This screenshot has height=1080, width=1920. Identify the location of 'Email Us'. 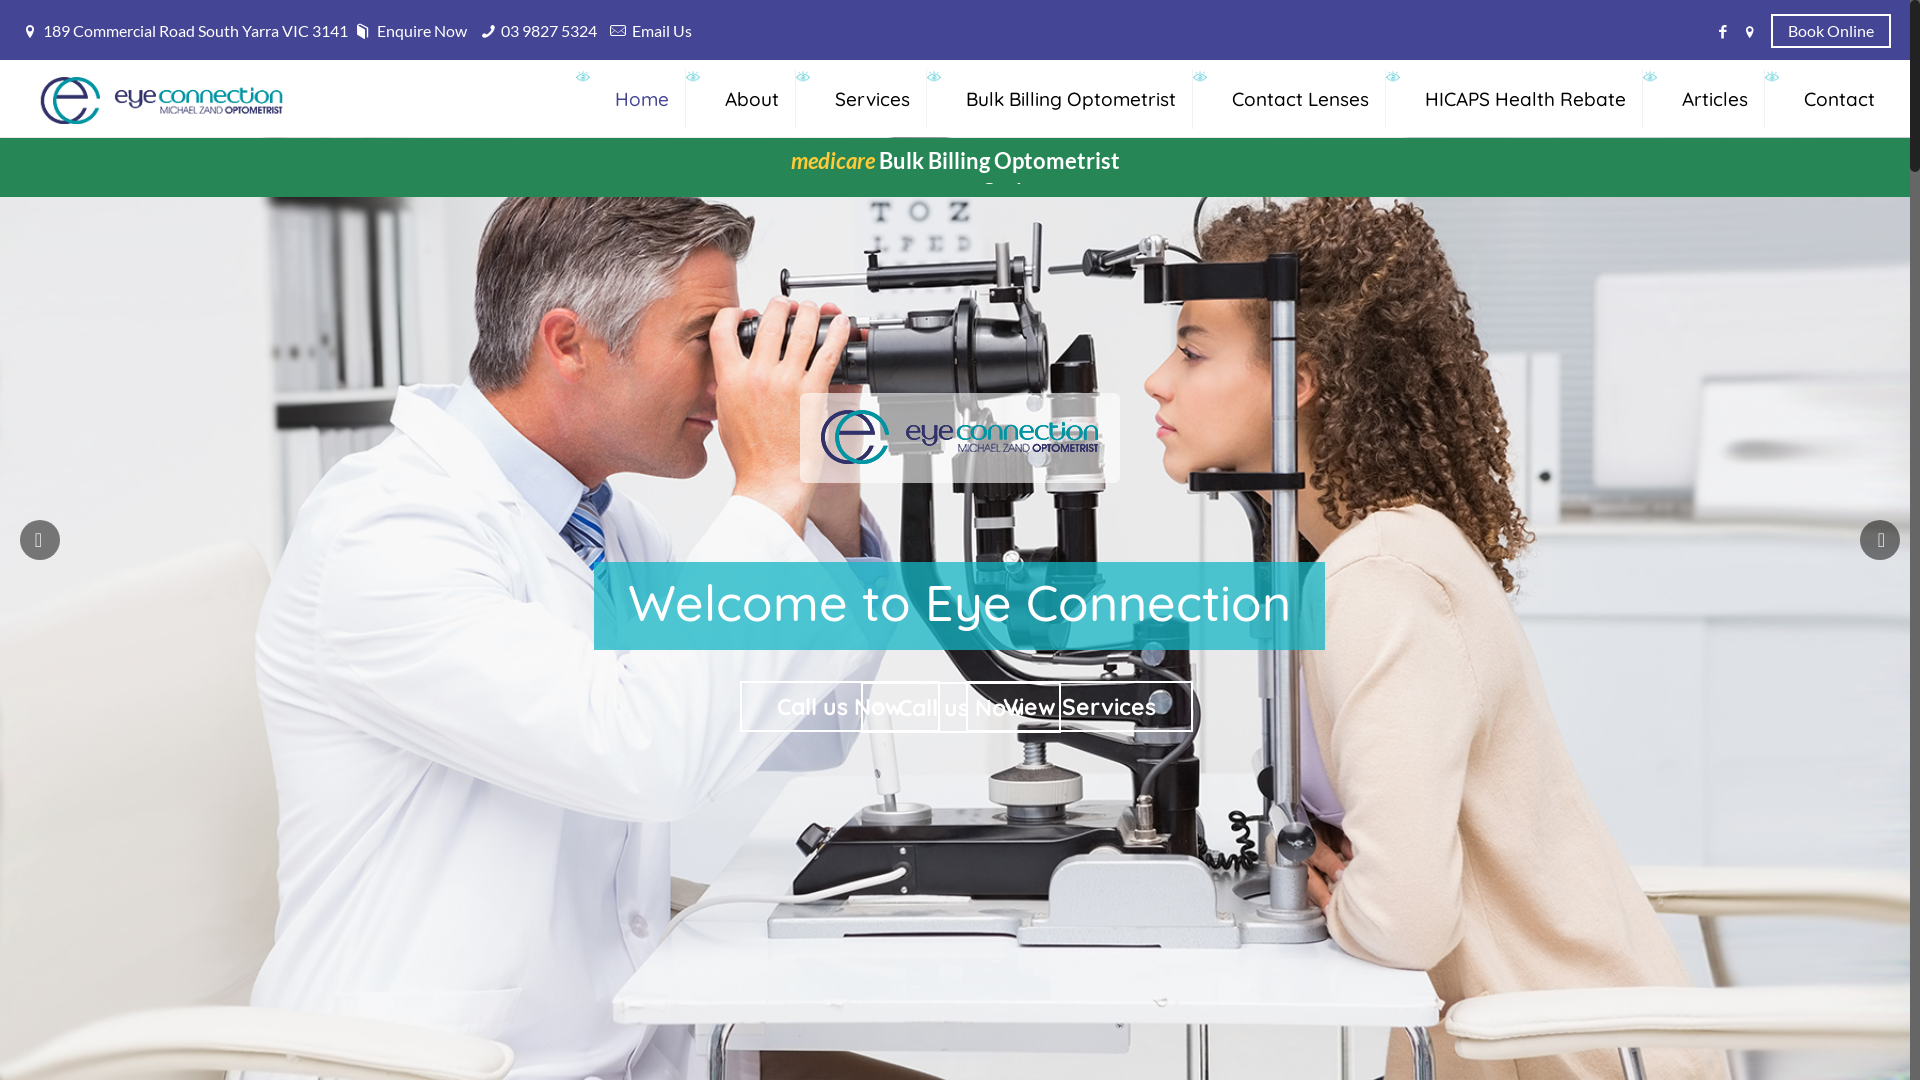
(662, 30).